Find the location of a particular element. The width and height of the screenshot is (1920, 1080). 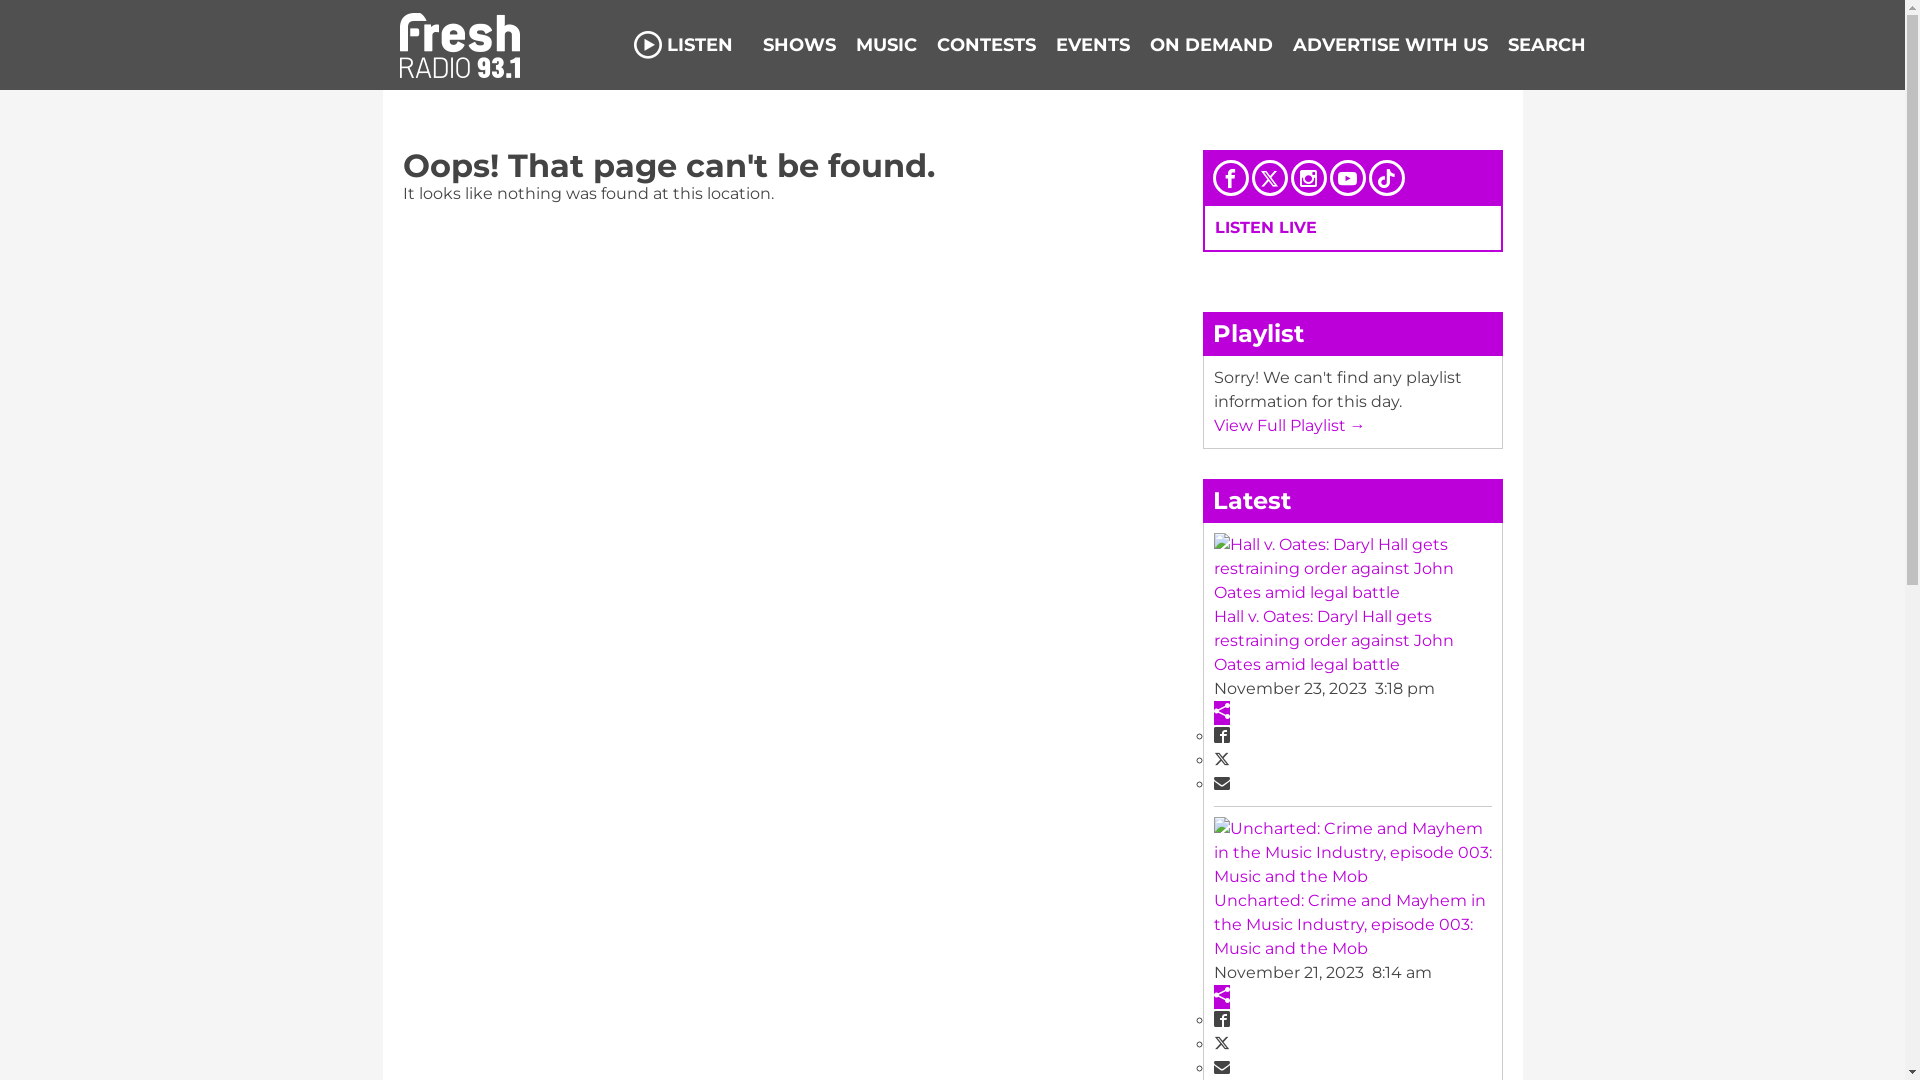

'LISTEN LIVE' is located at coordinates (1264, 226).